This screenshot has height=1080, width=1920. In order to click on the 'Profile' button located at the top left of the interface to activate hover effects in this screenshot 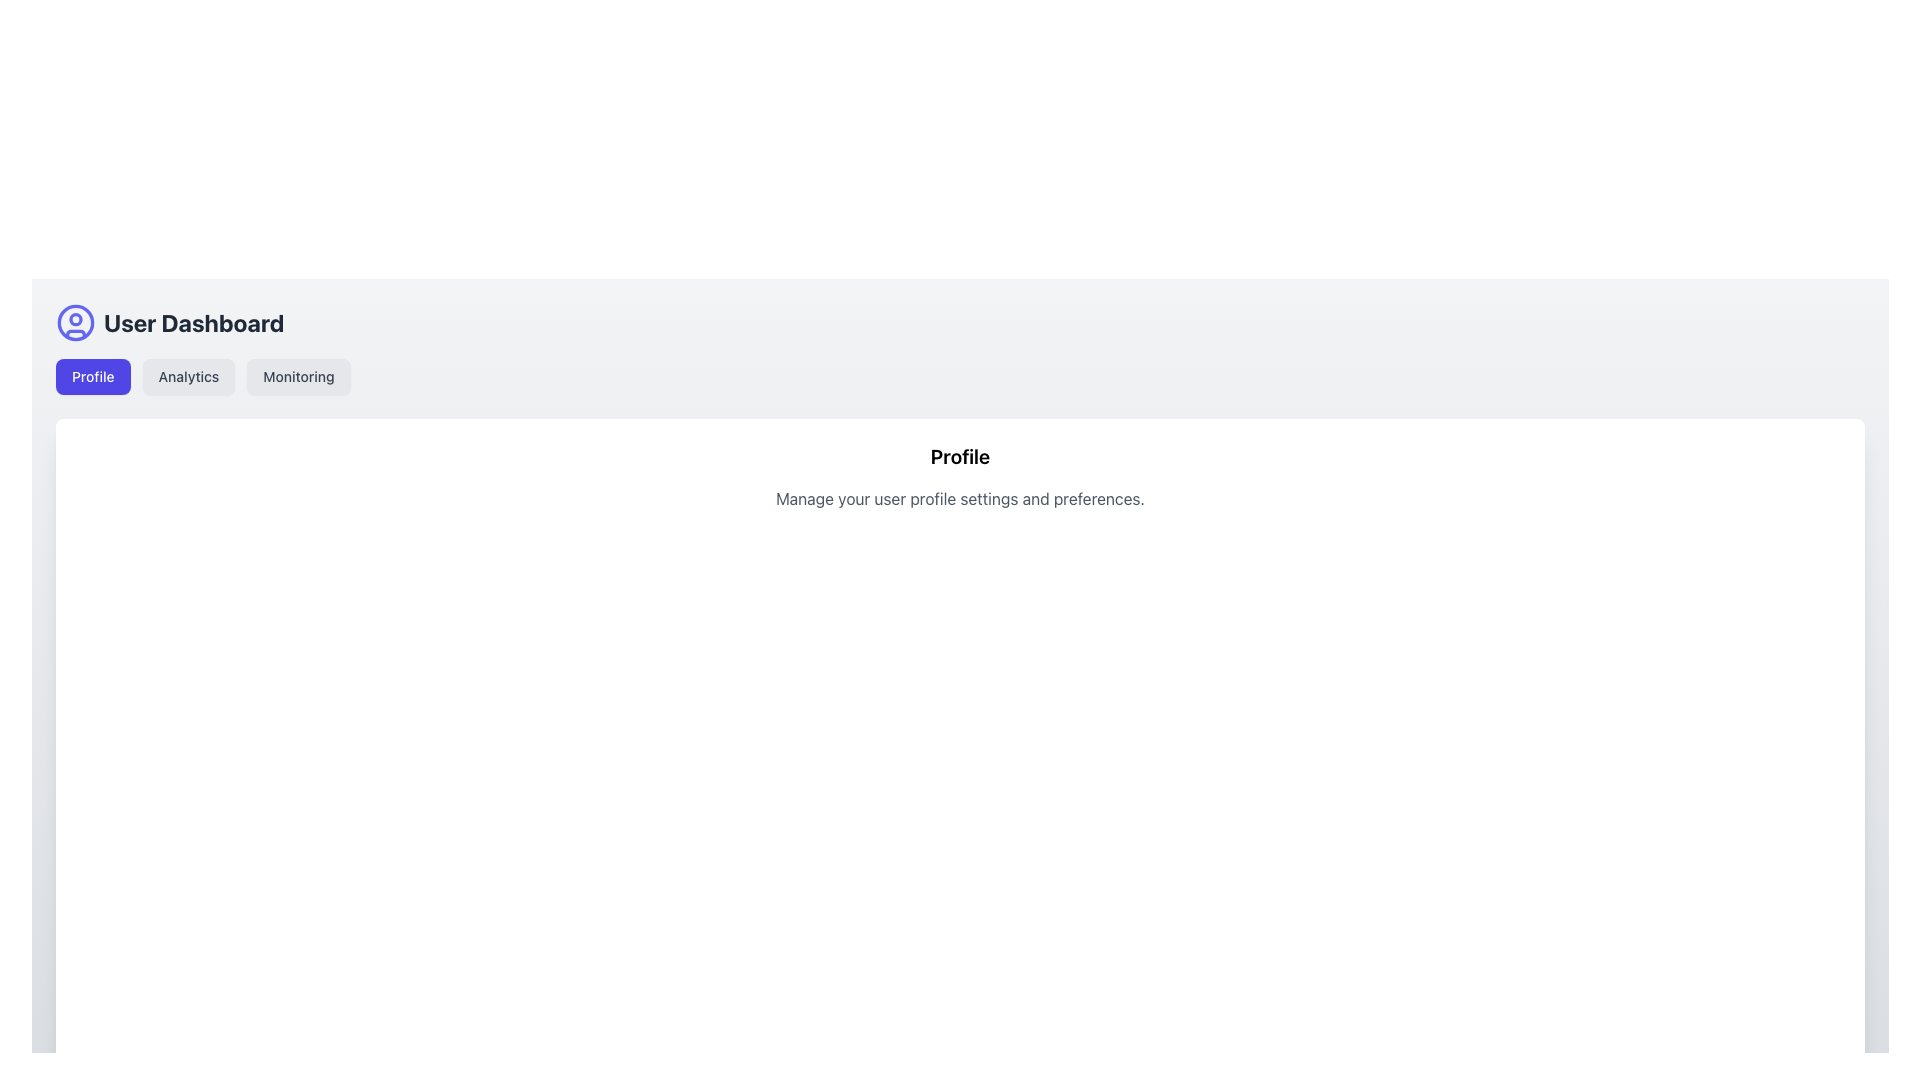, I will do `click(92, 377)`.